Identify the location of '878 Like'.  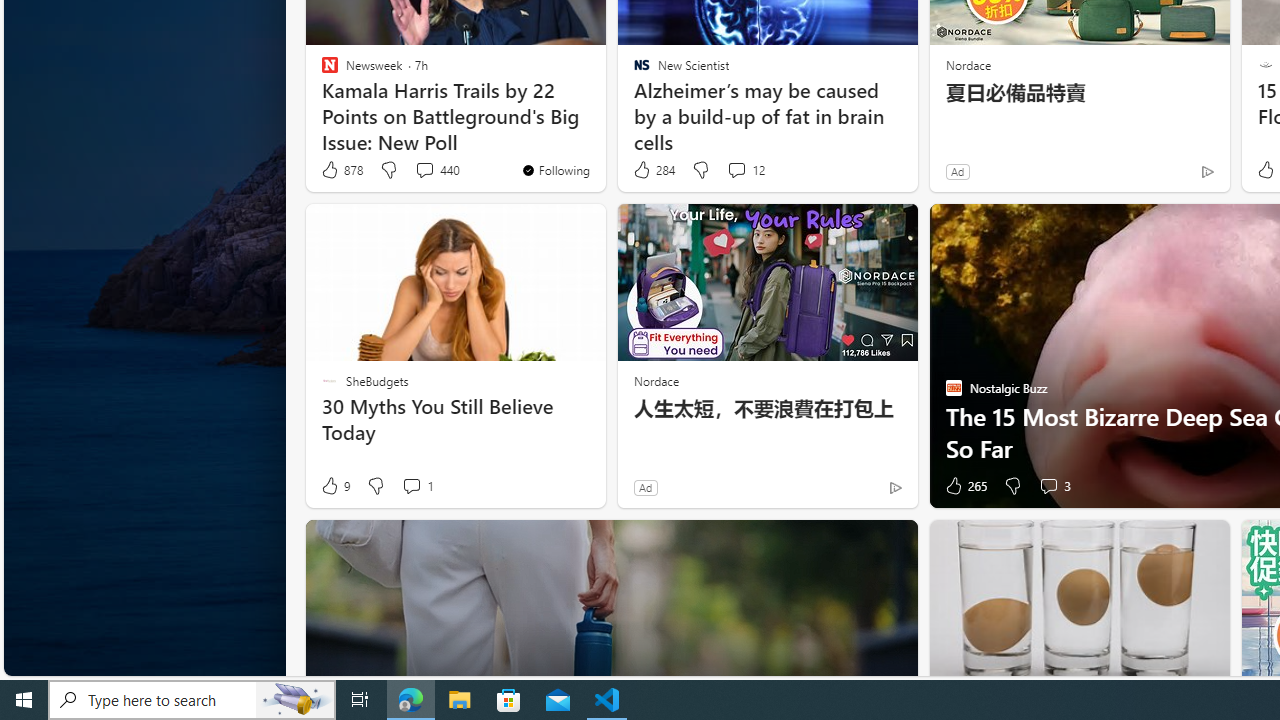
(341, 169).